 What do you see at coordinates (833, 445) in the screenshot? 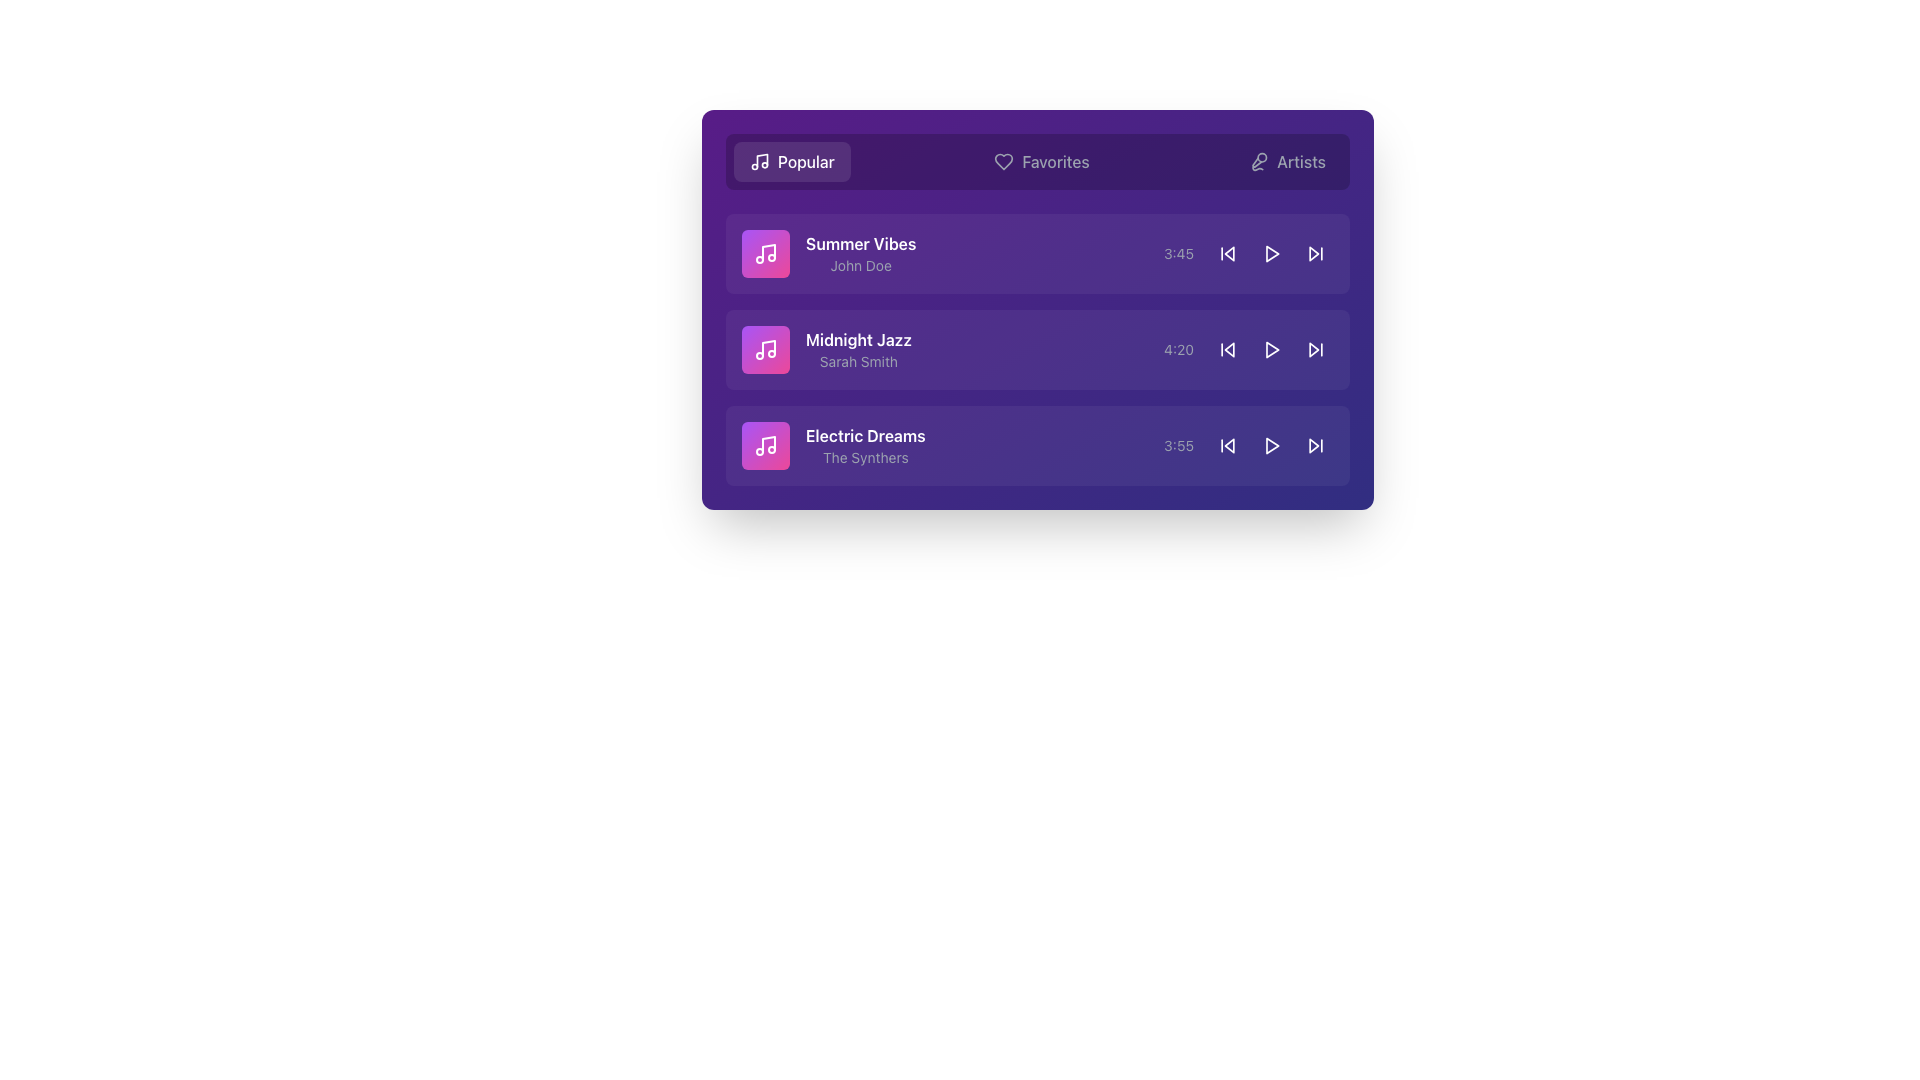
I see `the music track entry for 'Electric Dreams' by 'The Synthers'` at bounding box center [833, 445].